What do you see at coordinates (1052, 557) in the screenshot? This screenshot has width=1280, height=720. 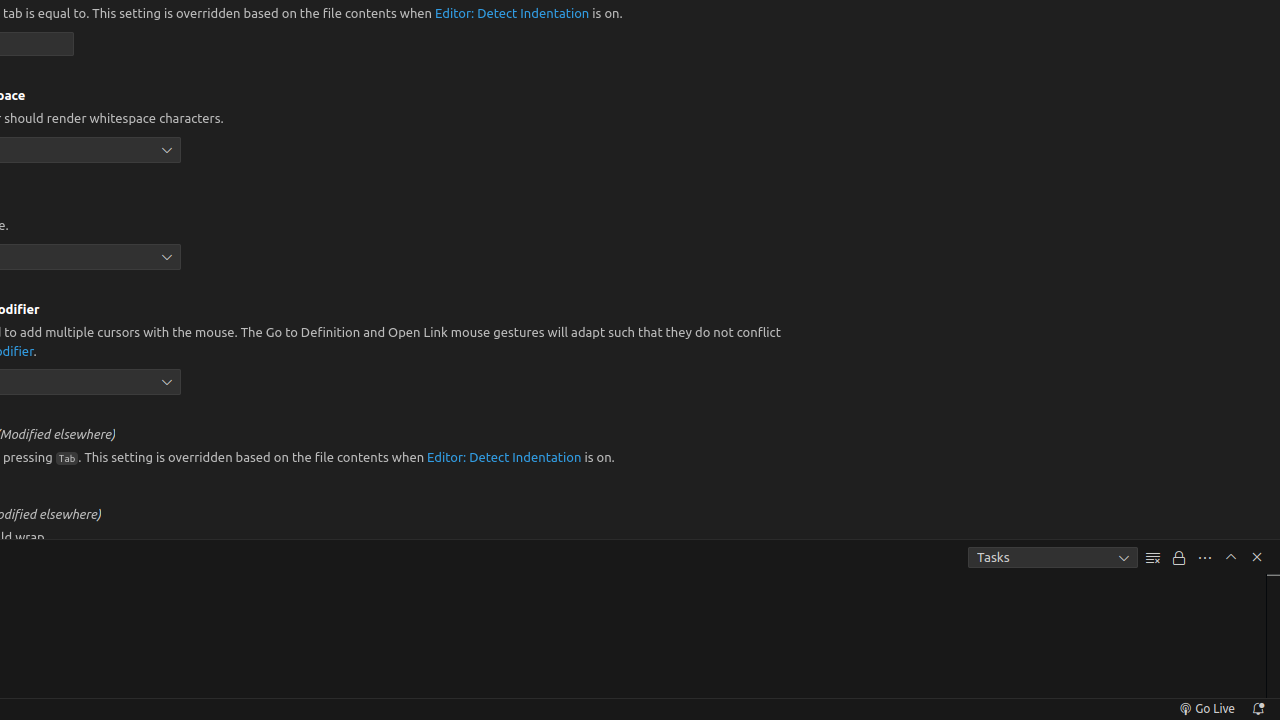 I see `'Tasks'` at bounding box center [1052, 557].